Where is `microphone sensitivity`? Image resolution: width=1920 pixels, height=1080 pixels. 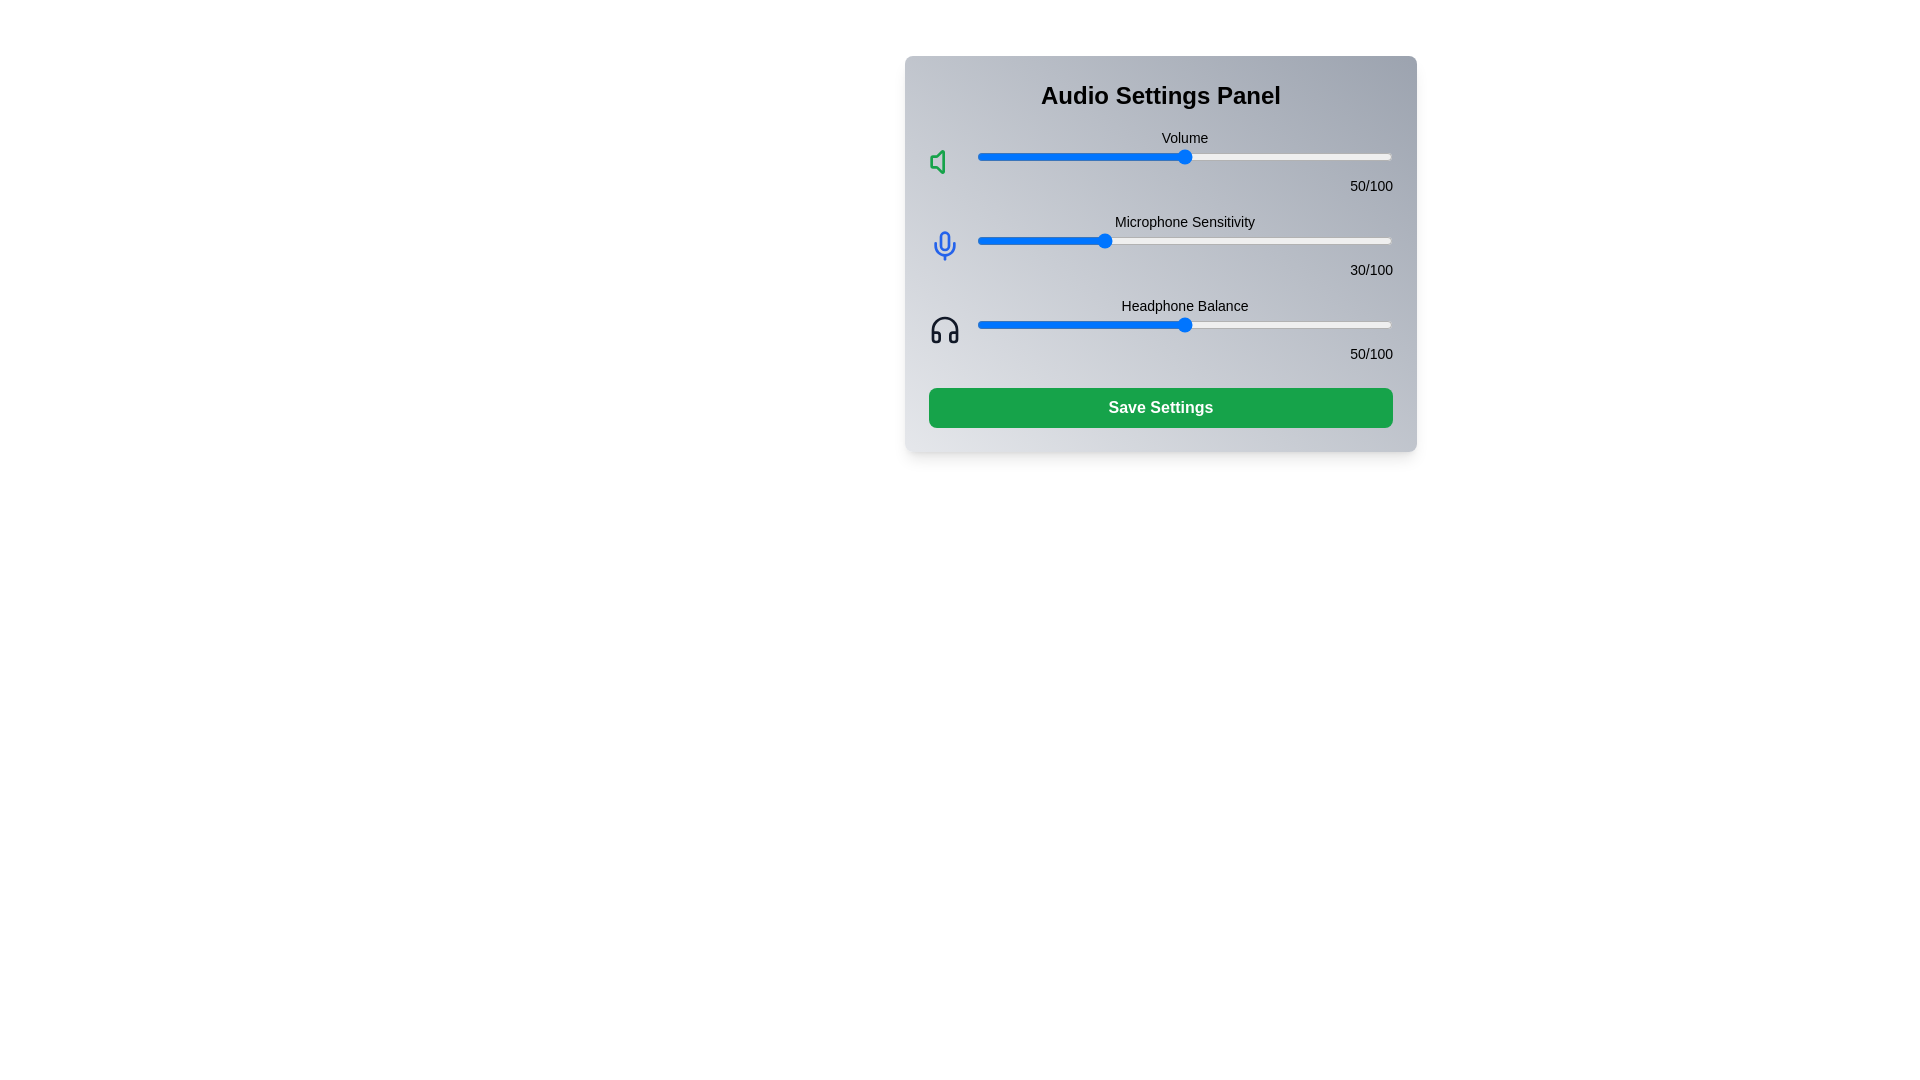
microphone sensitivity is located at coordinates (1172, 239).